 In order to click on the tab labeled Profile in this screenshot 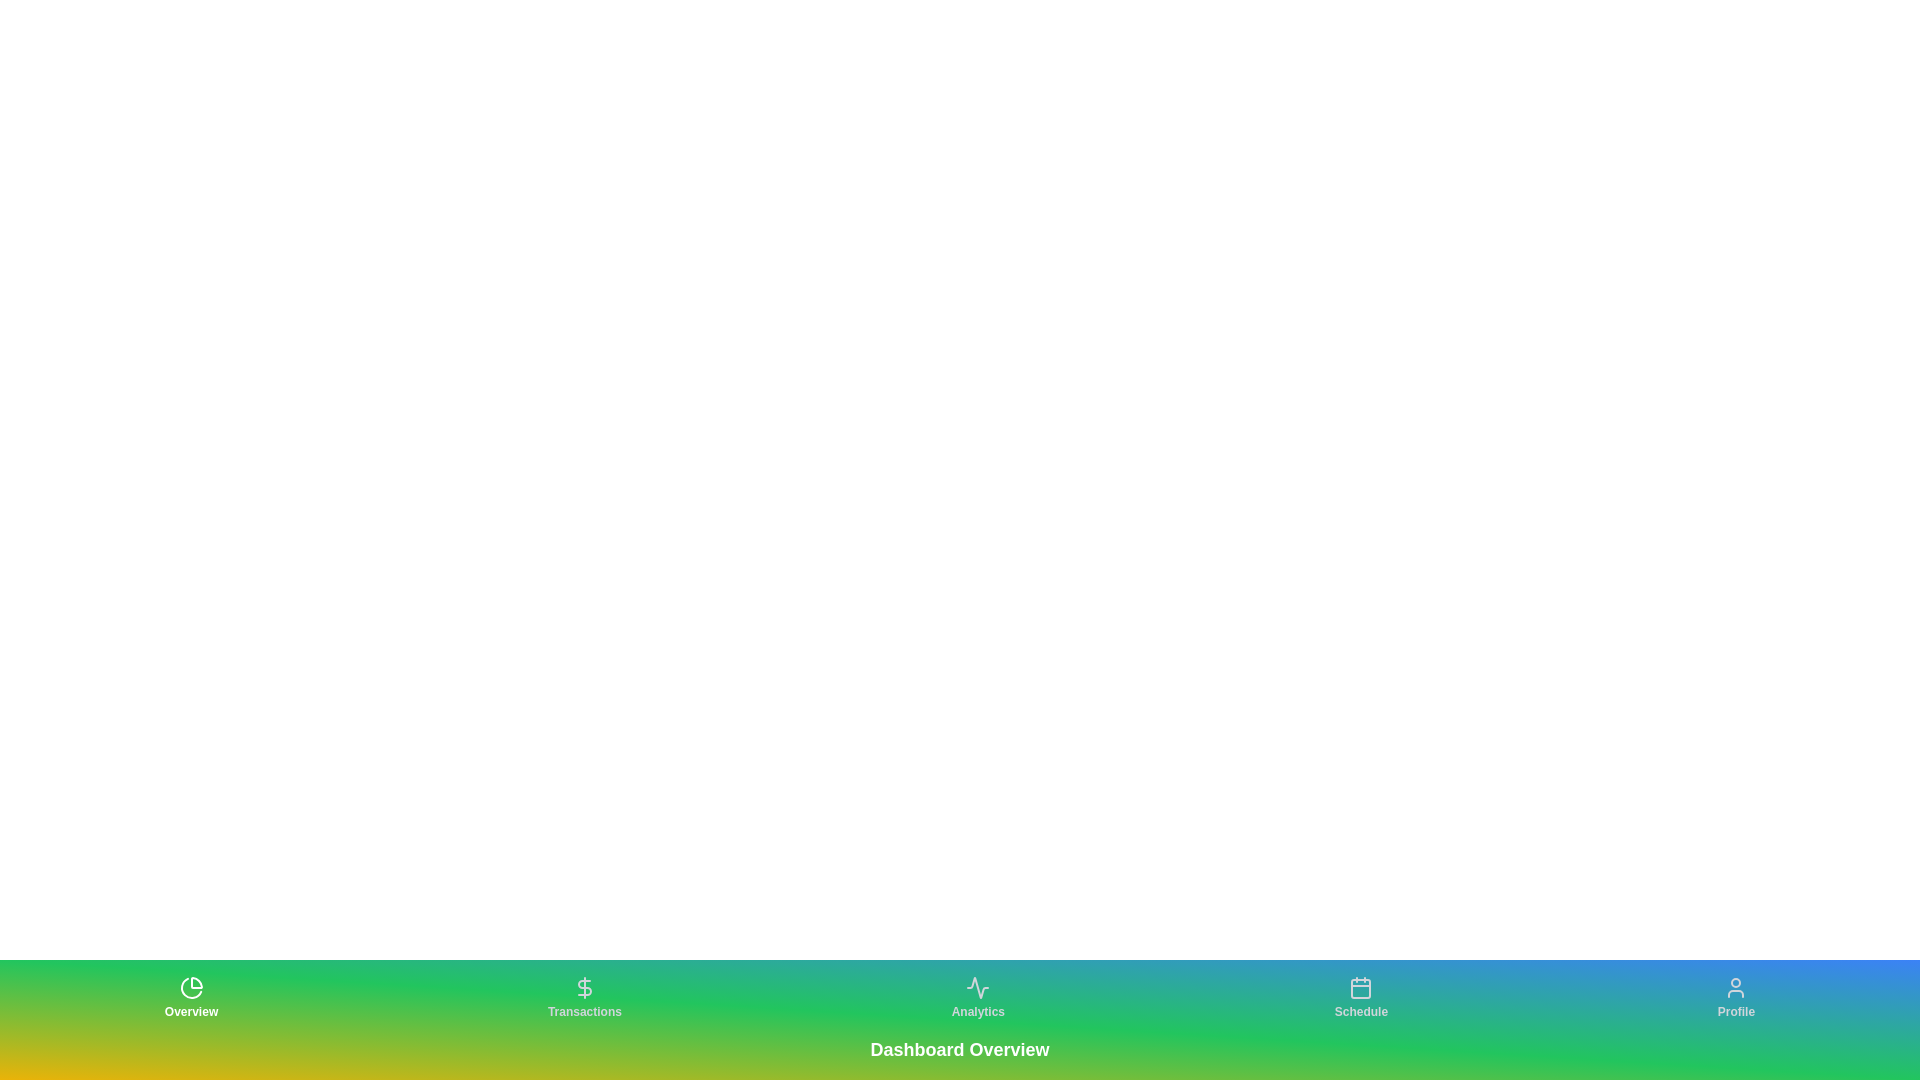, I will do `click(1735, 998)`.